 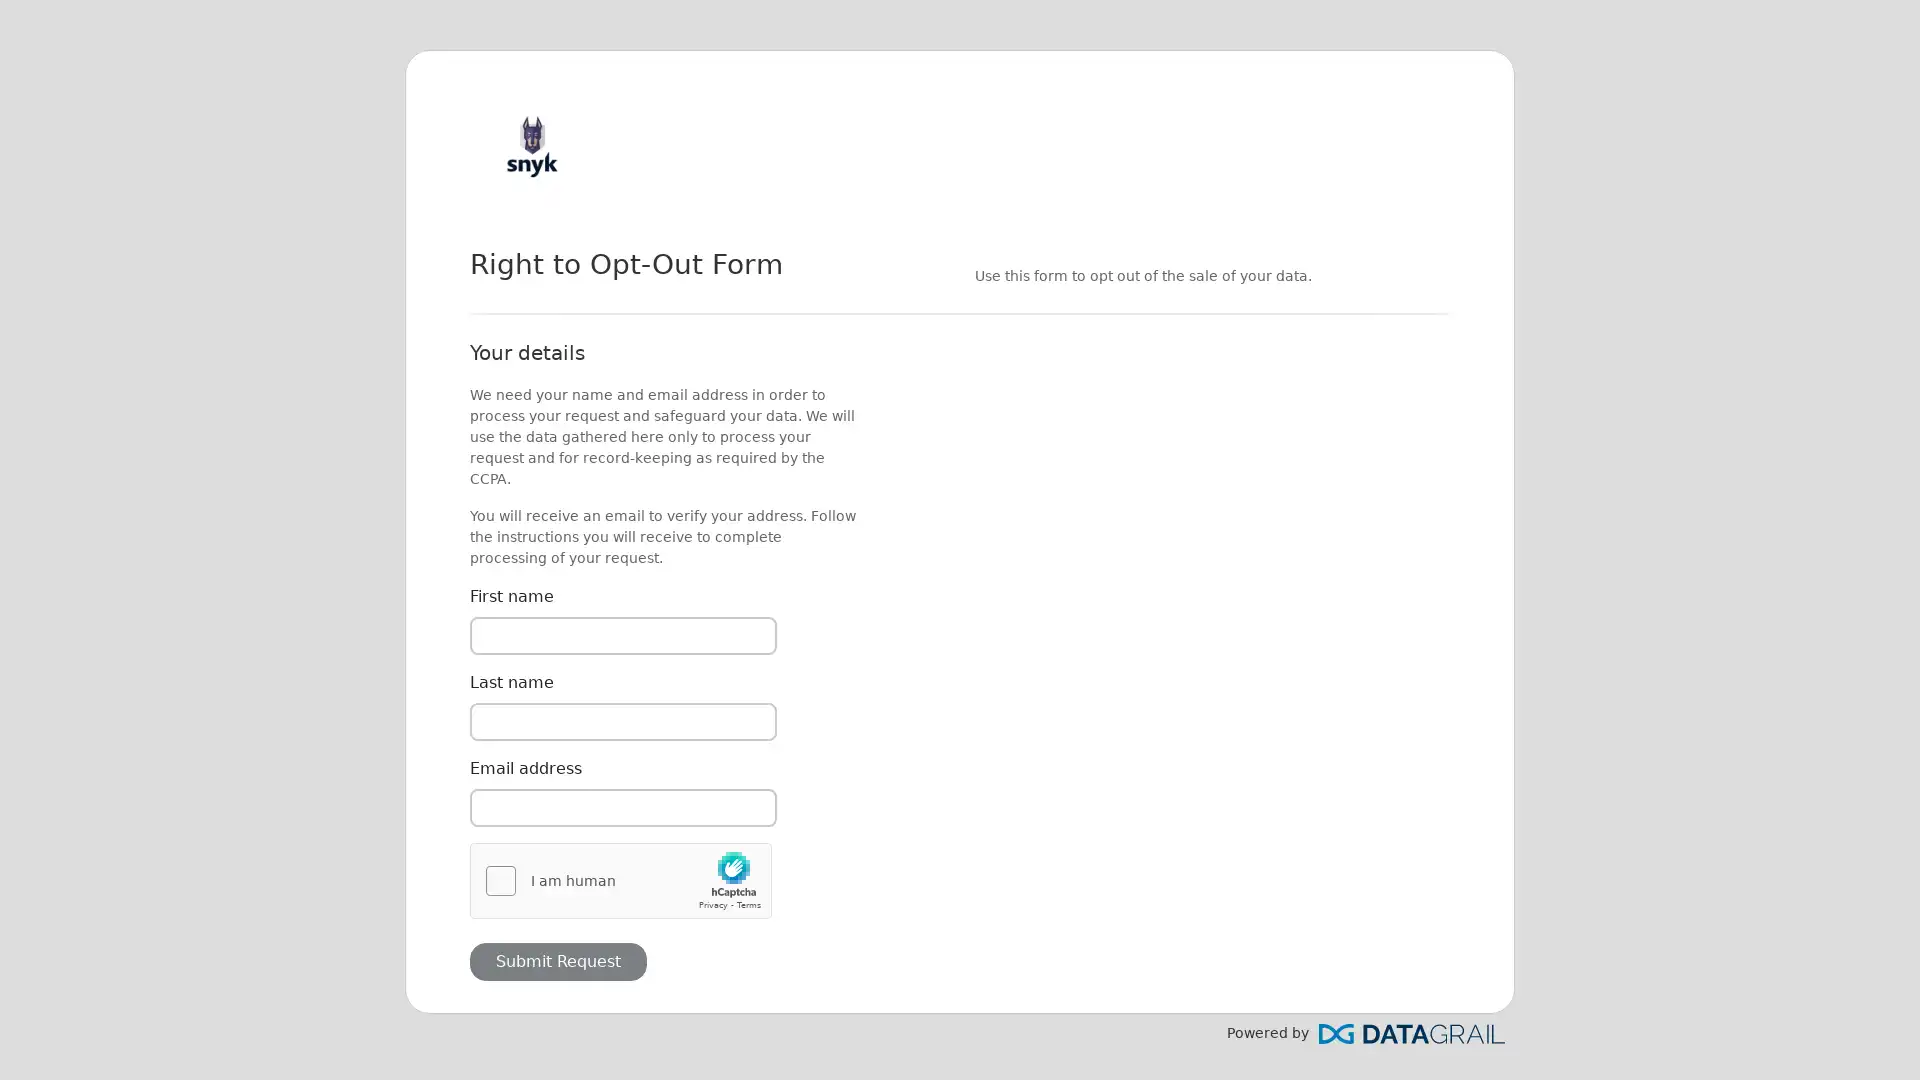 I want to click on Submit Request, so click(x=558, y=959).